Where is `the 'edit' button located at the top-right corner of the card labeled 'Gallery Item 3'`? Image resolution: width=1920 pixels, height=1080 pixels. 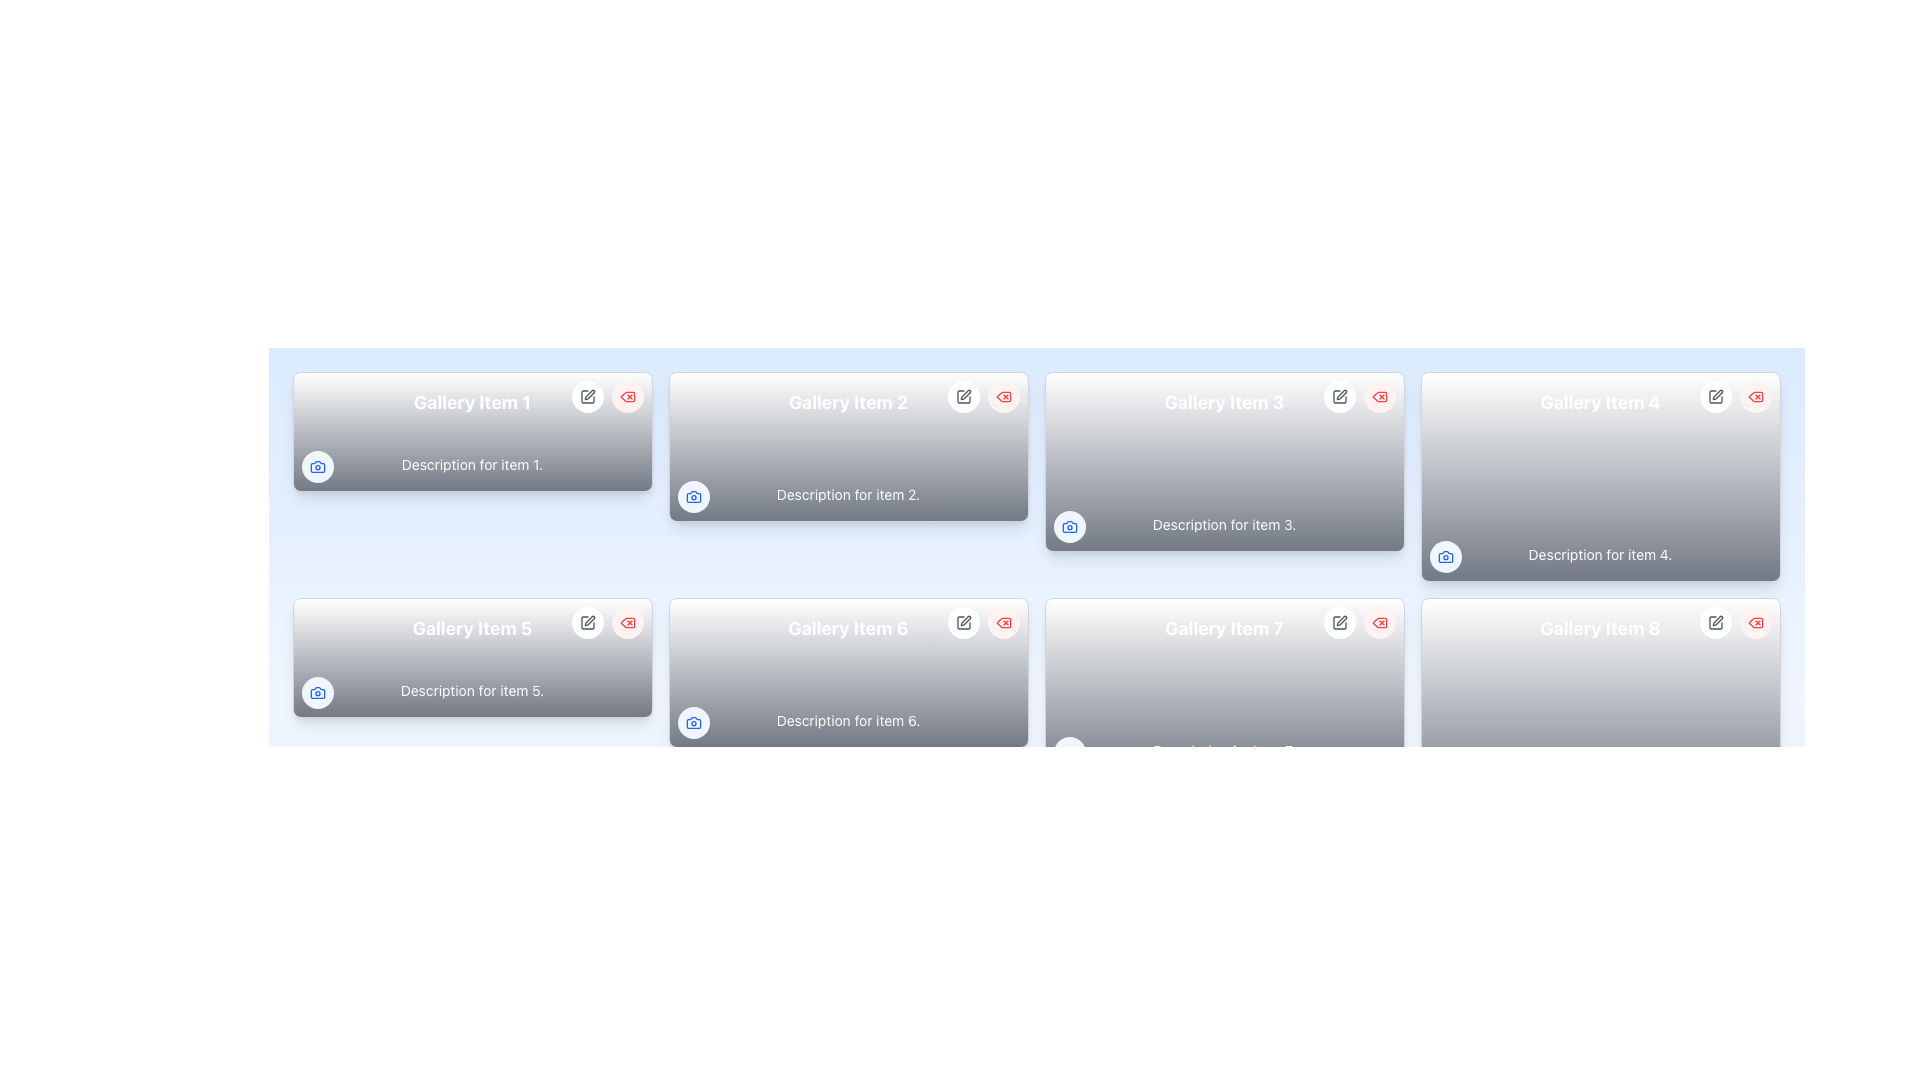
the 'edit' button located at the top-right corner of the card labeled 'Gallery Item 3' is located at coordinates (1339, 397).